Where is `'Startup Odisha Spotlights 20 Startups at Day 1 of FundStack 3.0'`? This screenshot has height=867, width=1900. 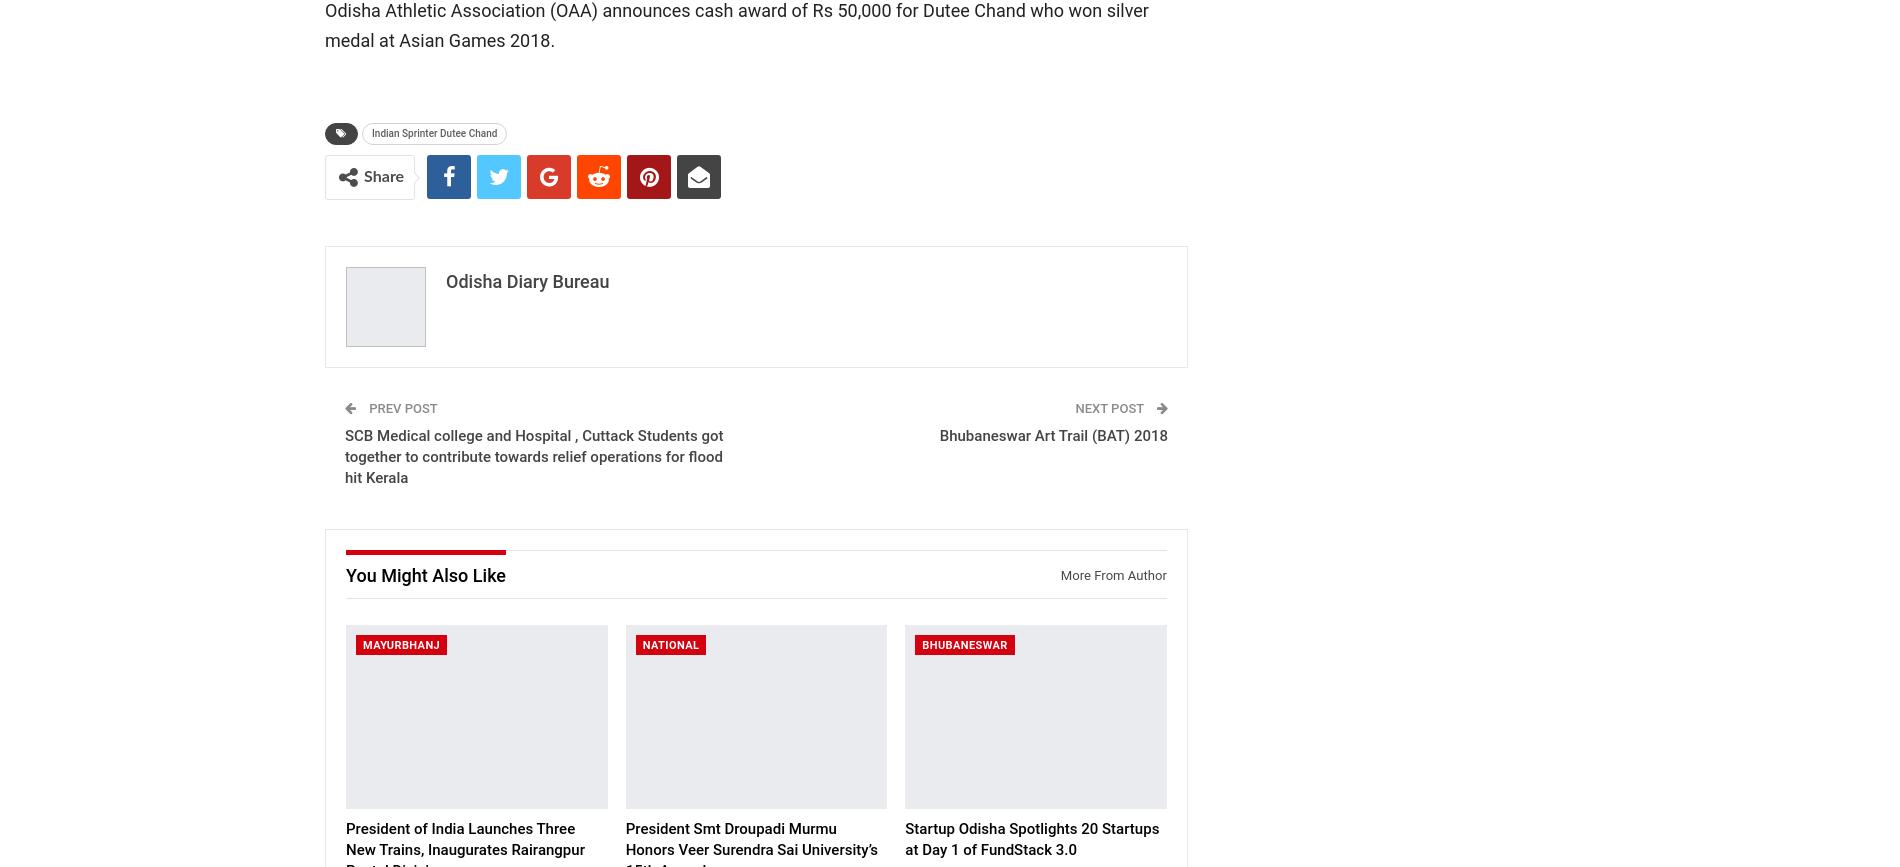
'Startup Odisha Spotlights 20 Startups at Day 1 of FundStack 3.0' is located at coordinates (903, 837).